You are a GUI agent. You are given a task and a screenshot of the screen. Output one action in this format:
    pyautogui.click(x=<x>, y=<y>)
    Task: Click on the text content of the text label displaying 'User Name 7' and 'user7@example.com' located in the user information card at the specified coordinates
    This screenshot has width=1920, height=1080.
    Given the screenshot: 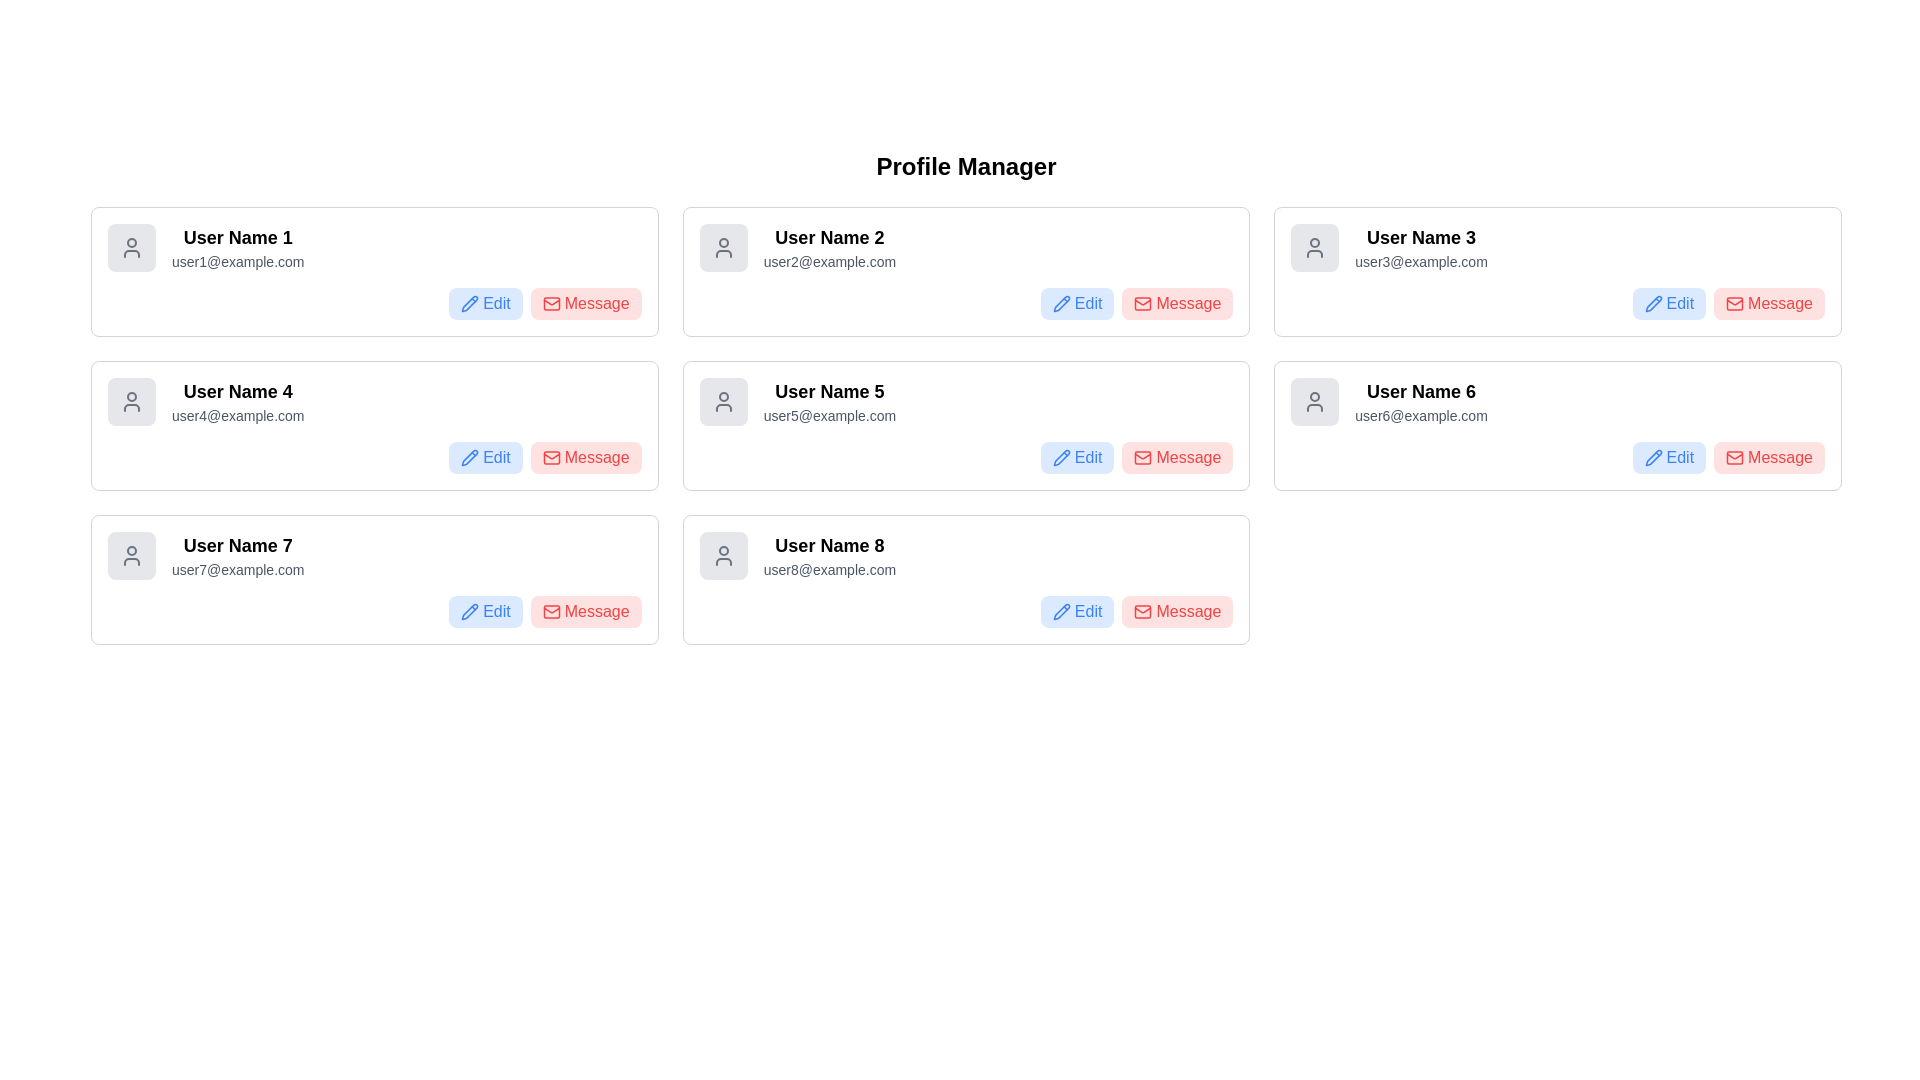 What is the action you would take?
    pyautogui.click(x=238, y=555)
    